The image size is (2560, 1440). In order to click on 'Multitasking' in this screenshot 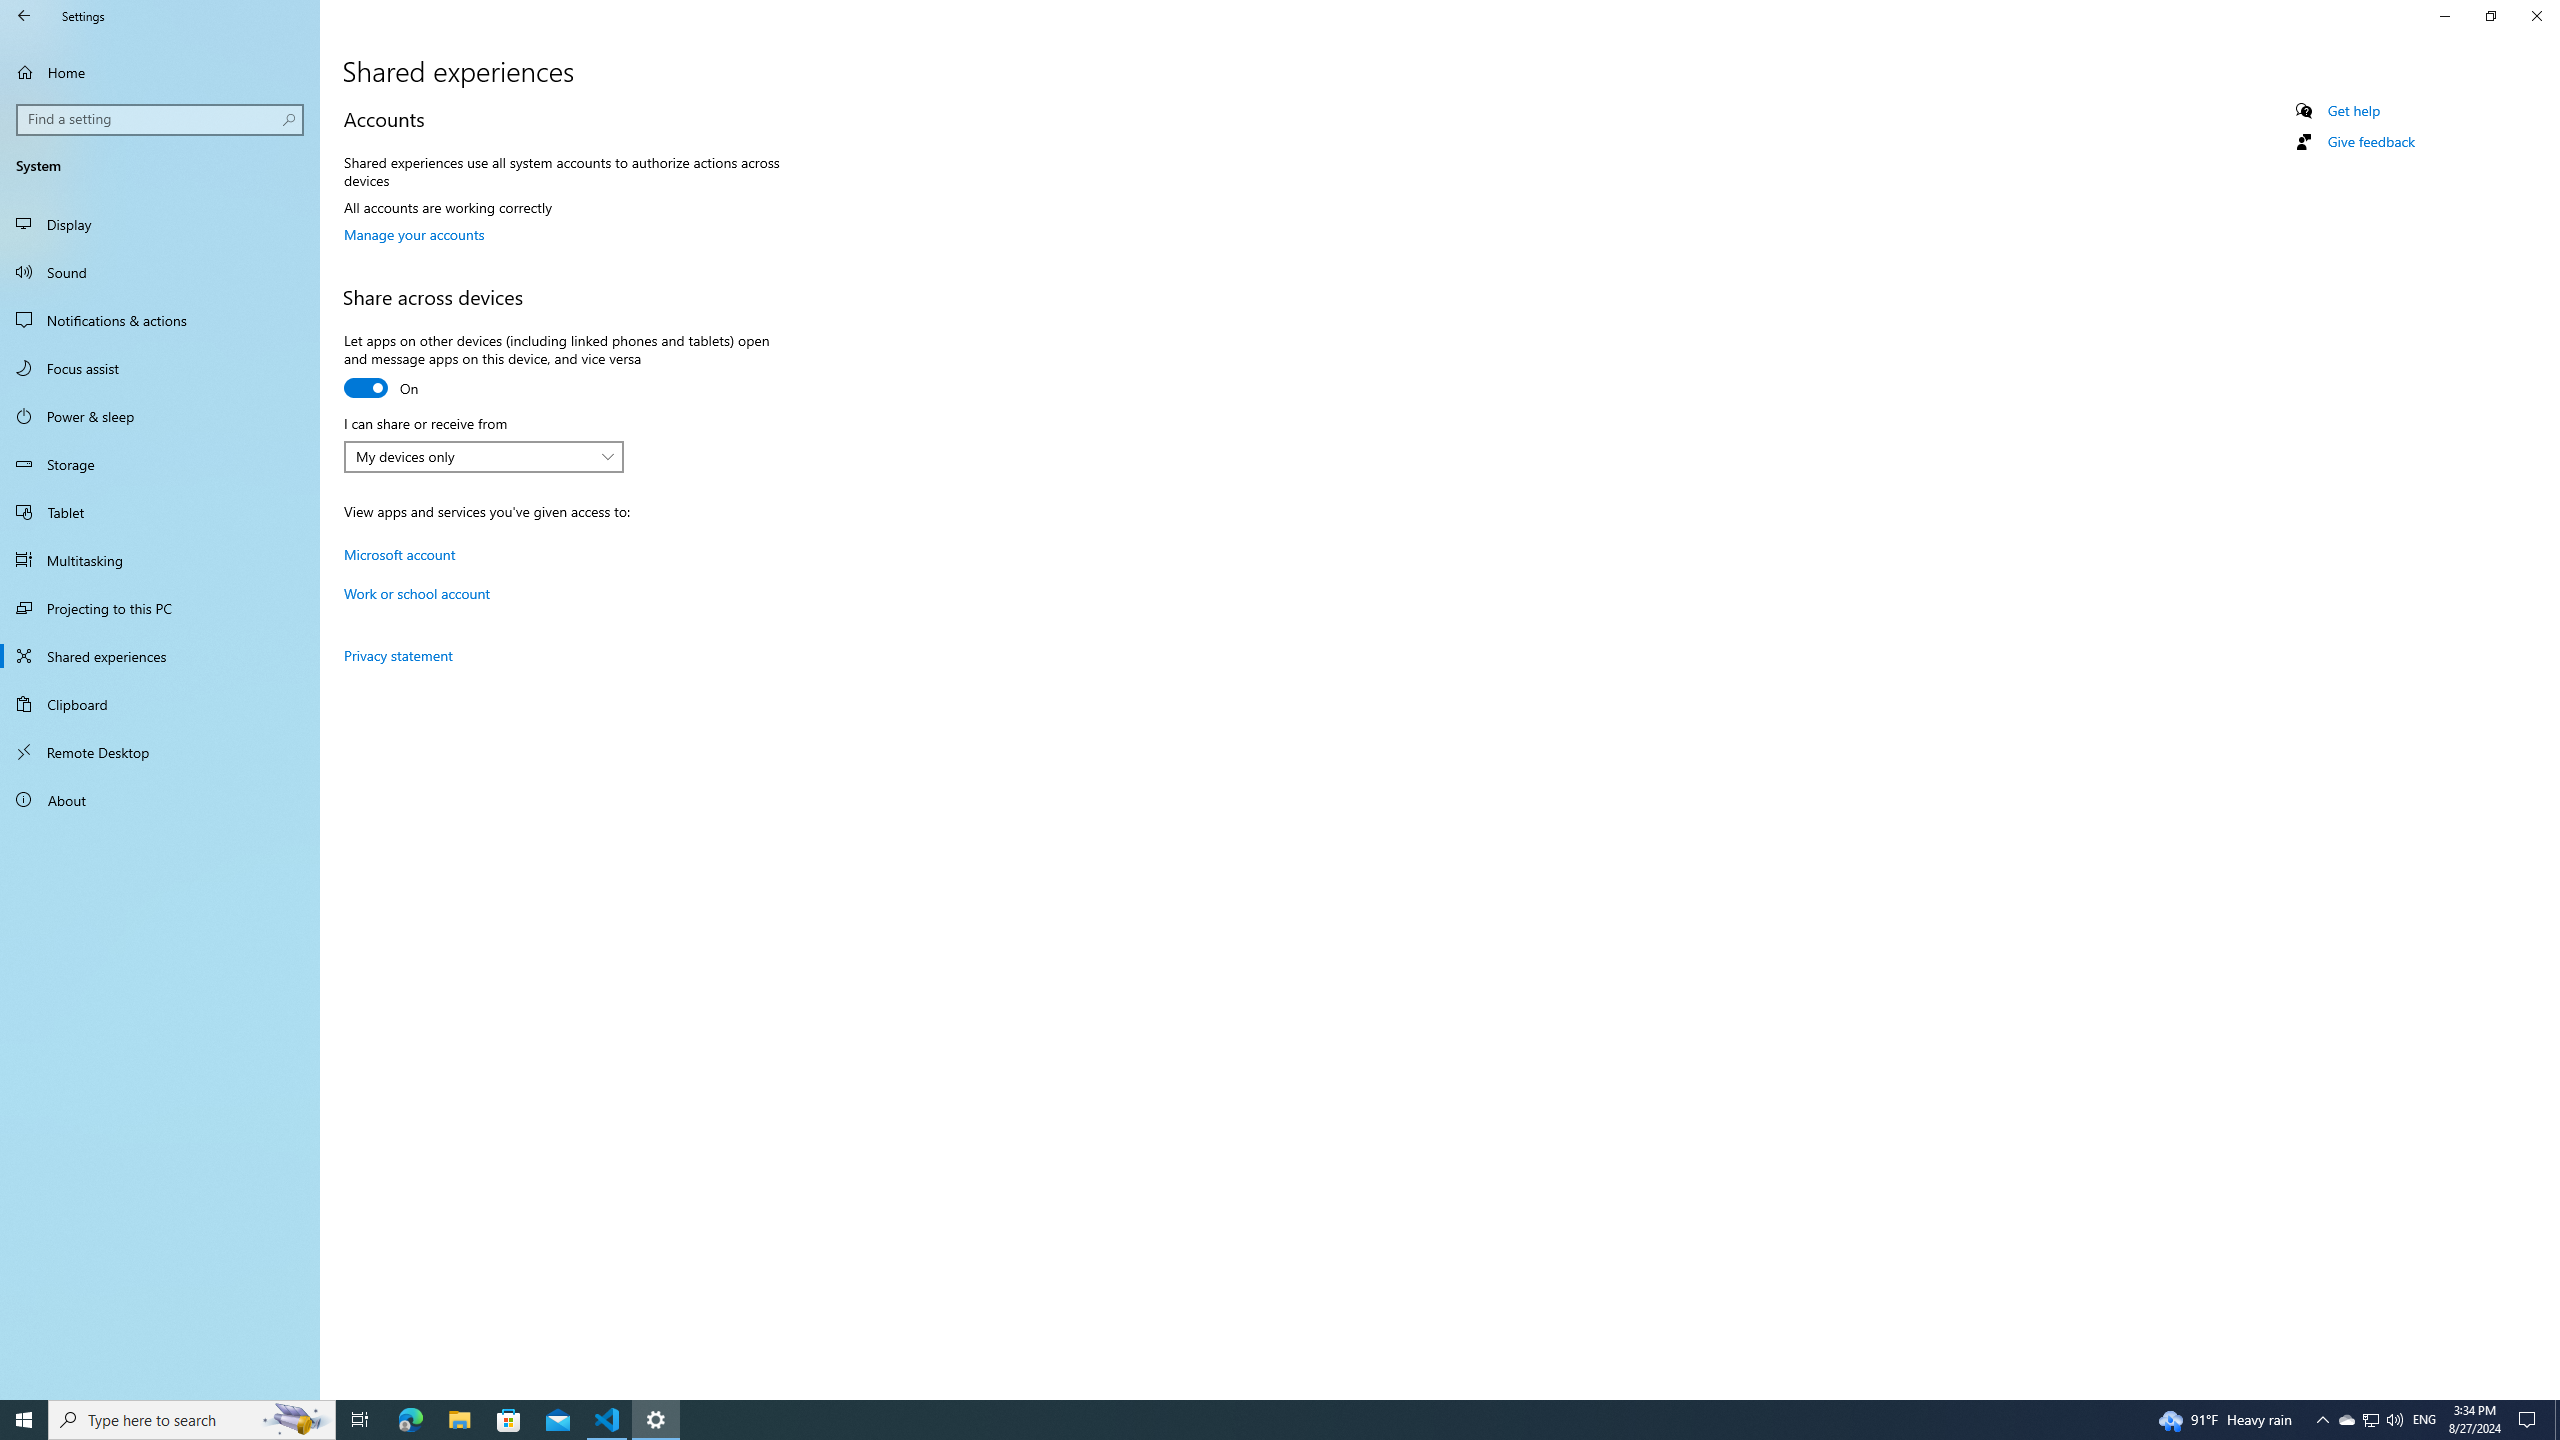, I will do `click(159, 559)`.